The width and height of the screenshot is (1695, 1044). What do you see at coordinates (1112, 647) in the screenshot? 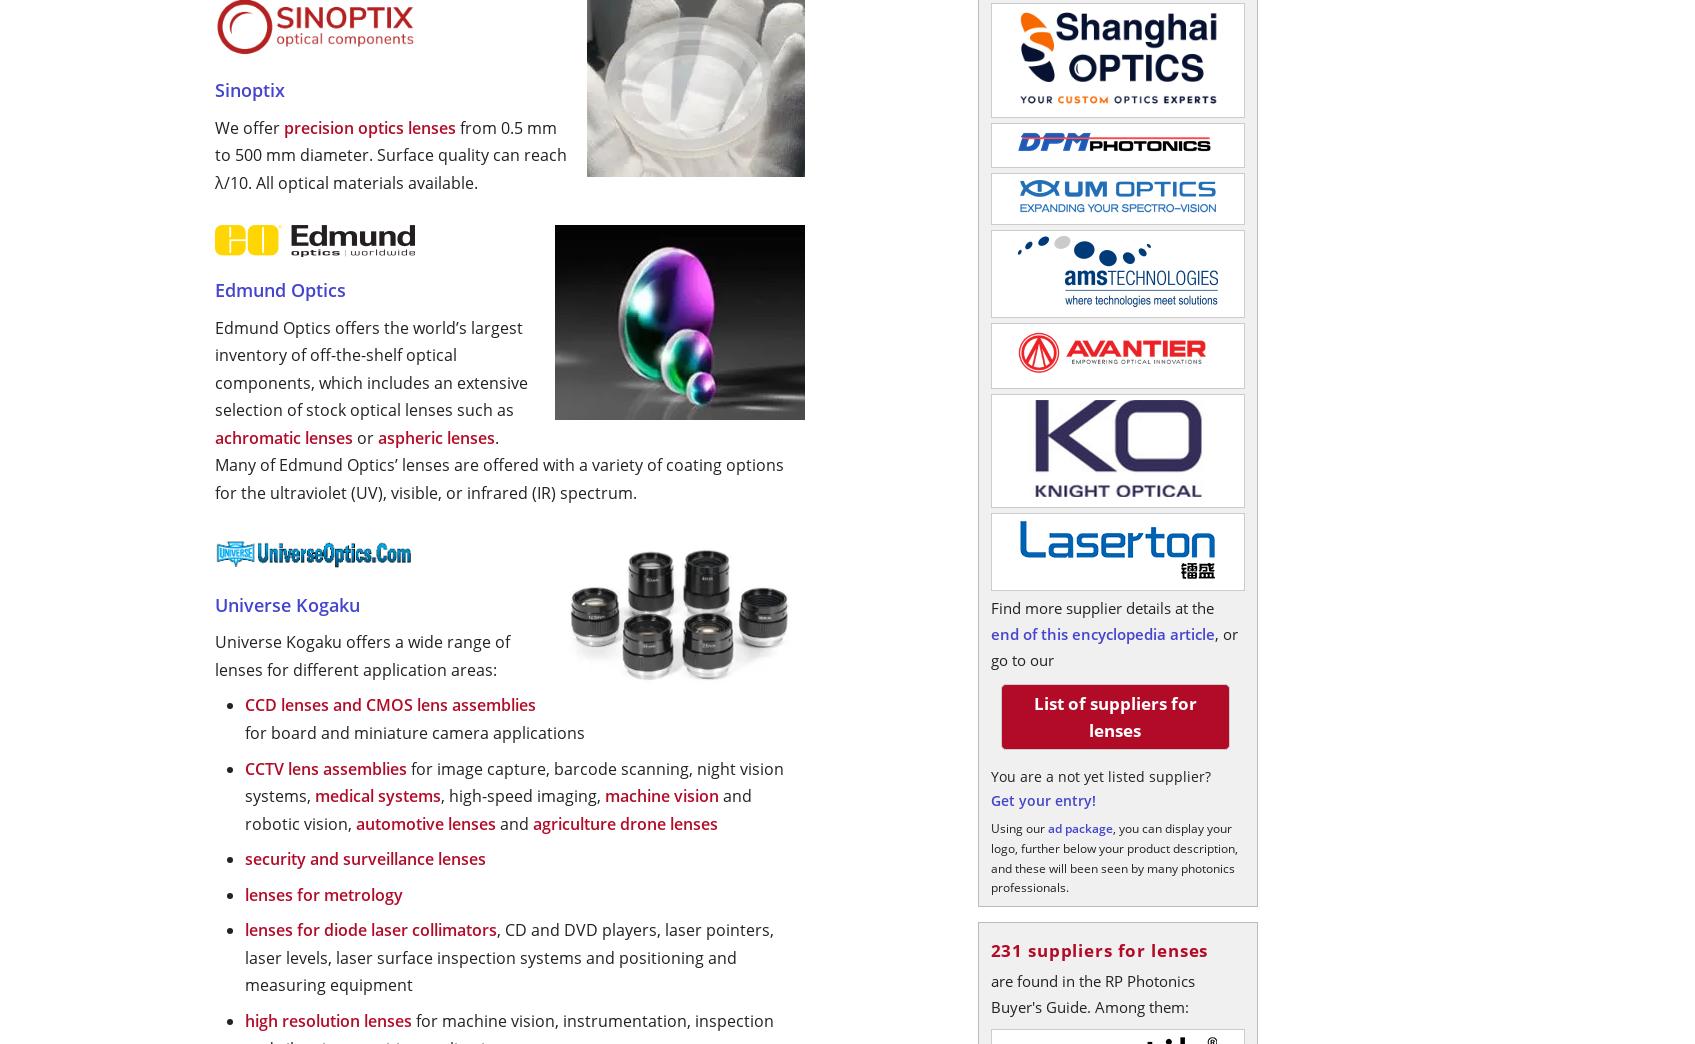
I see `', or go to our'` at bounding box center [1112, 647].